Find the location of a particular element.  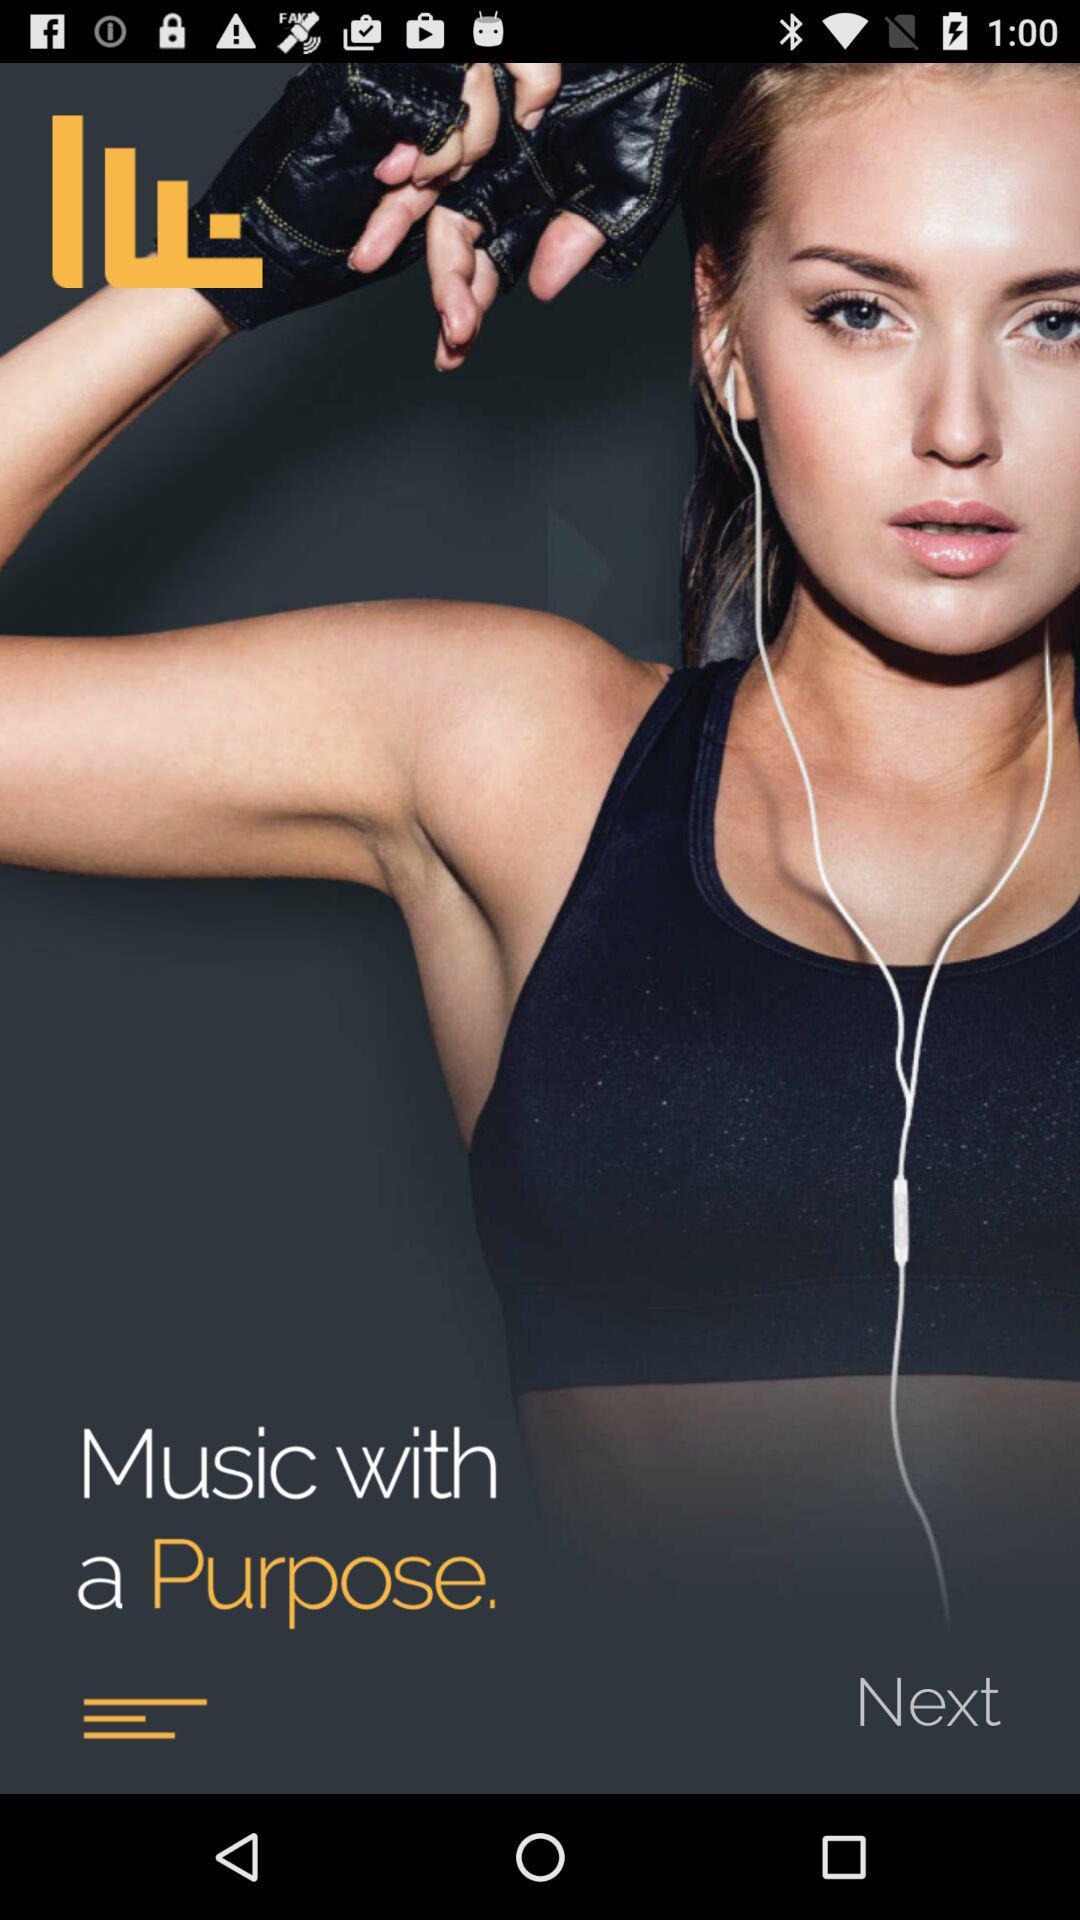

the icon to the left of next item is located at coordinates (143, 1717).